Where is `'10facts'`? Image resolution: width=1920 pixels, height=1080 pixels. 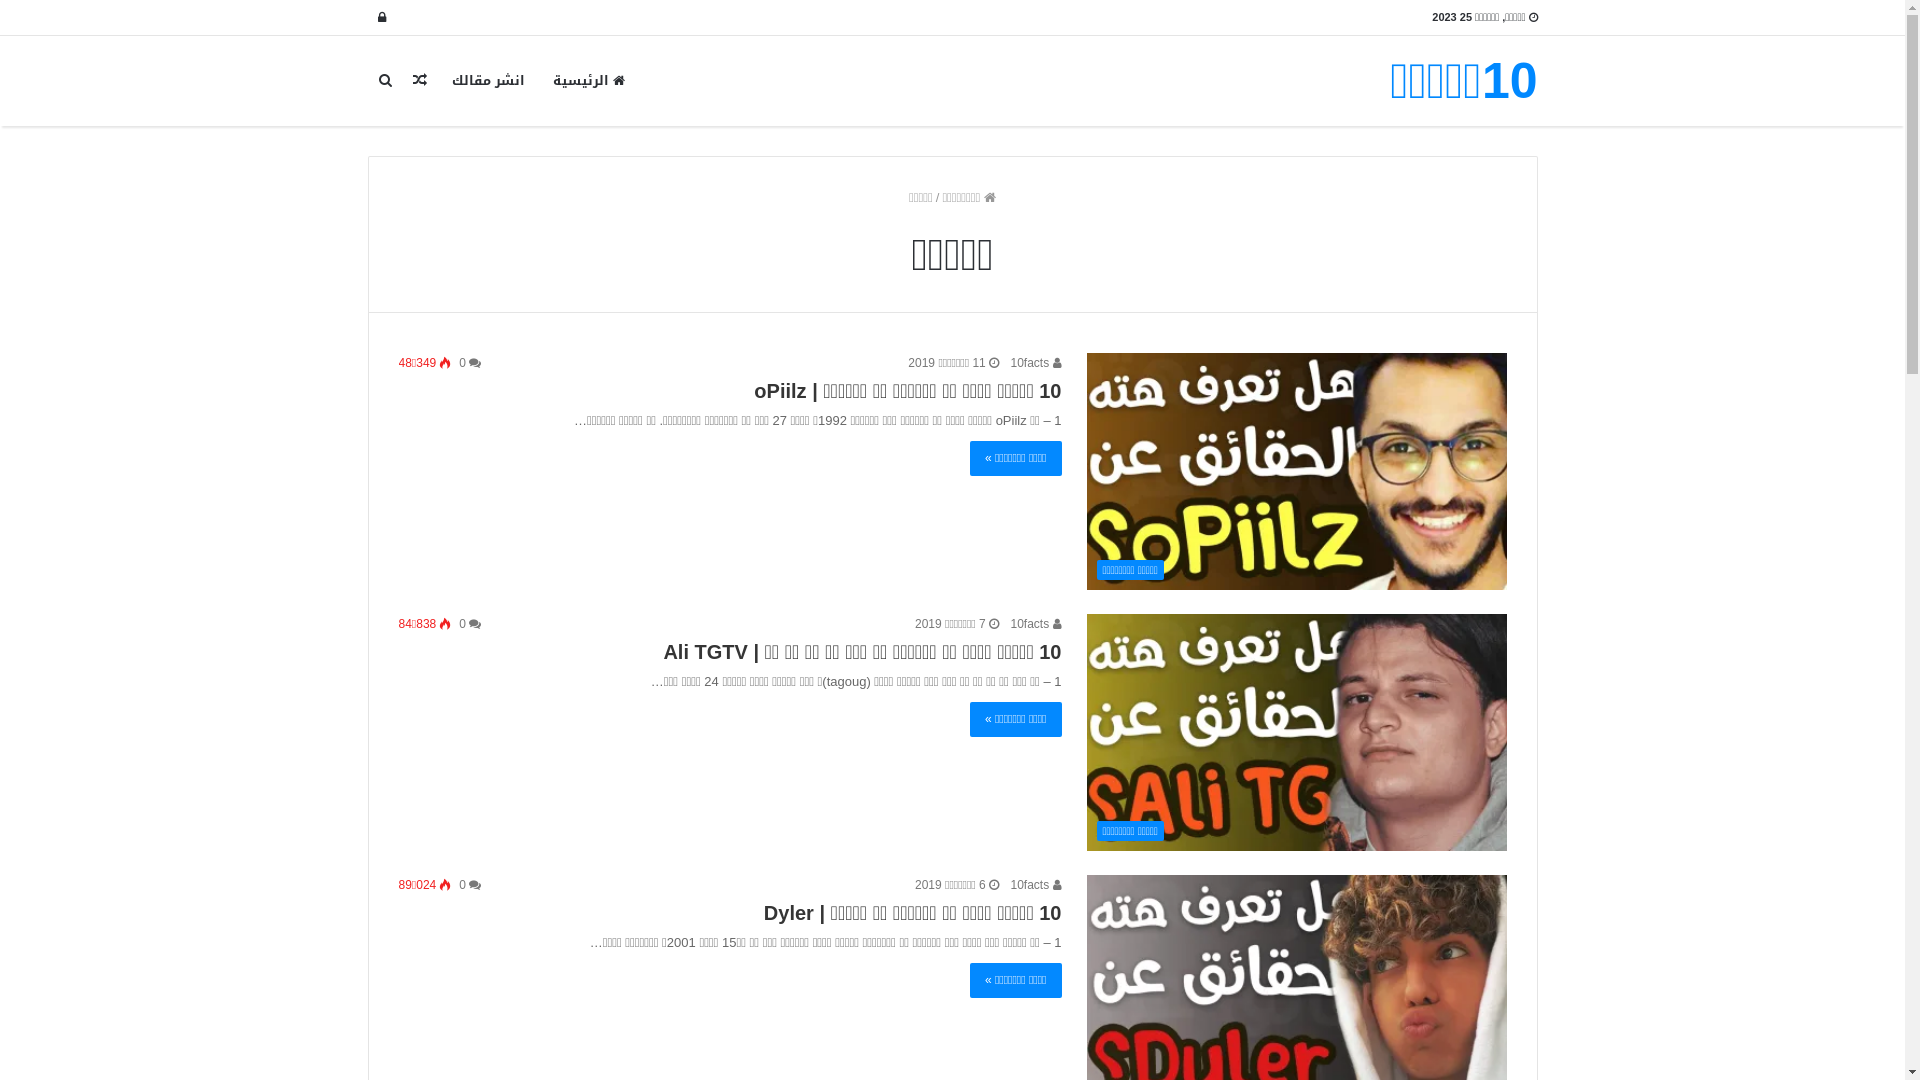
'10facts' is located at coordinates (1035, 623).